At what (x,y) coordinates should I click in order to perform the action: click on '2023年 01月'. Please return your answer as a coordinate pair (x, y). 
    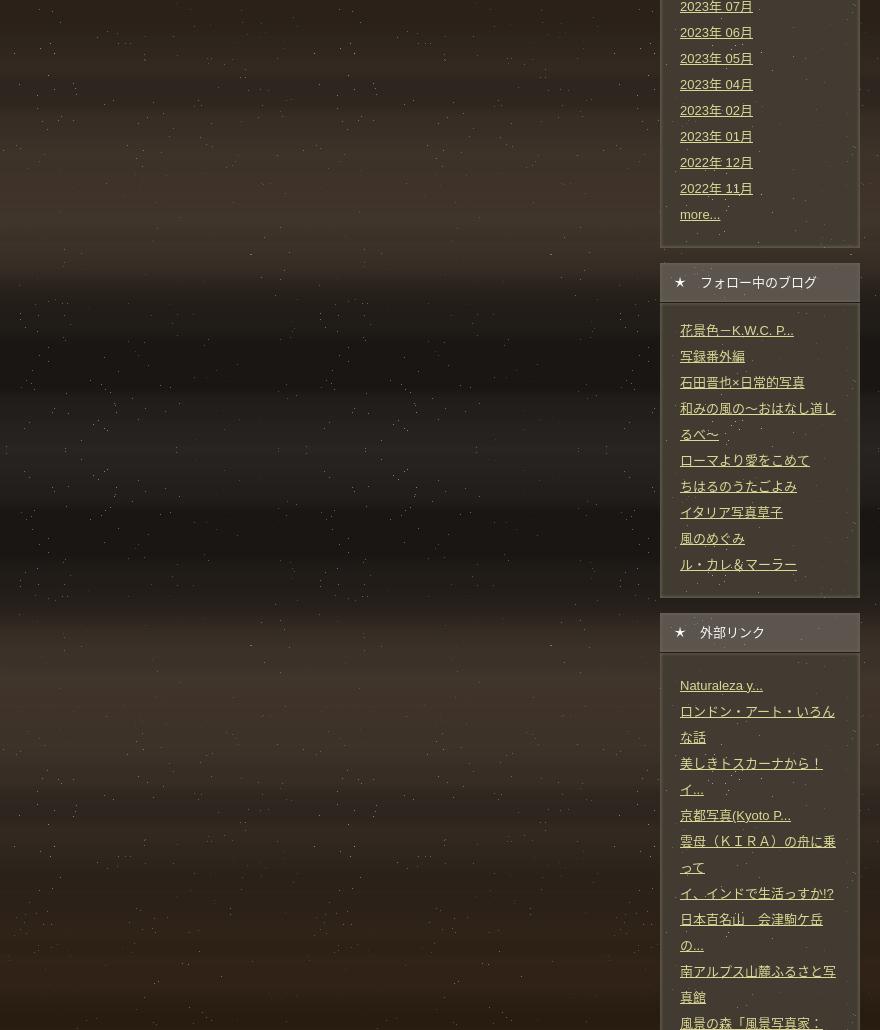
    Looking at the image, I should click on (716, 134).